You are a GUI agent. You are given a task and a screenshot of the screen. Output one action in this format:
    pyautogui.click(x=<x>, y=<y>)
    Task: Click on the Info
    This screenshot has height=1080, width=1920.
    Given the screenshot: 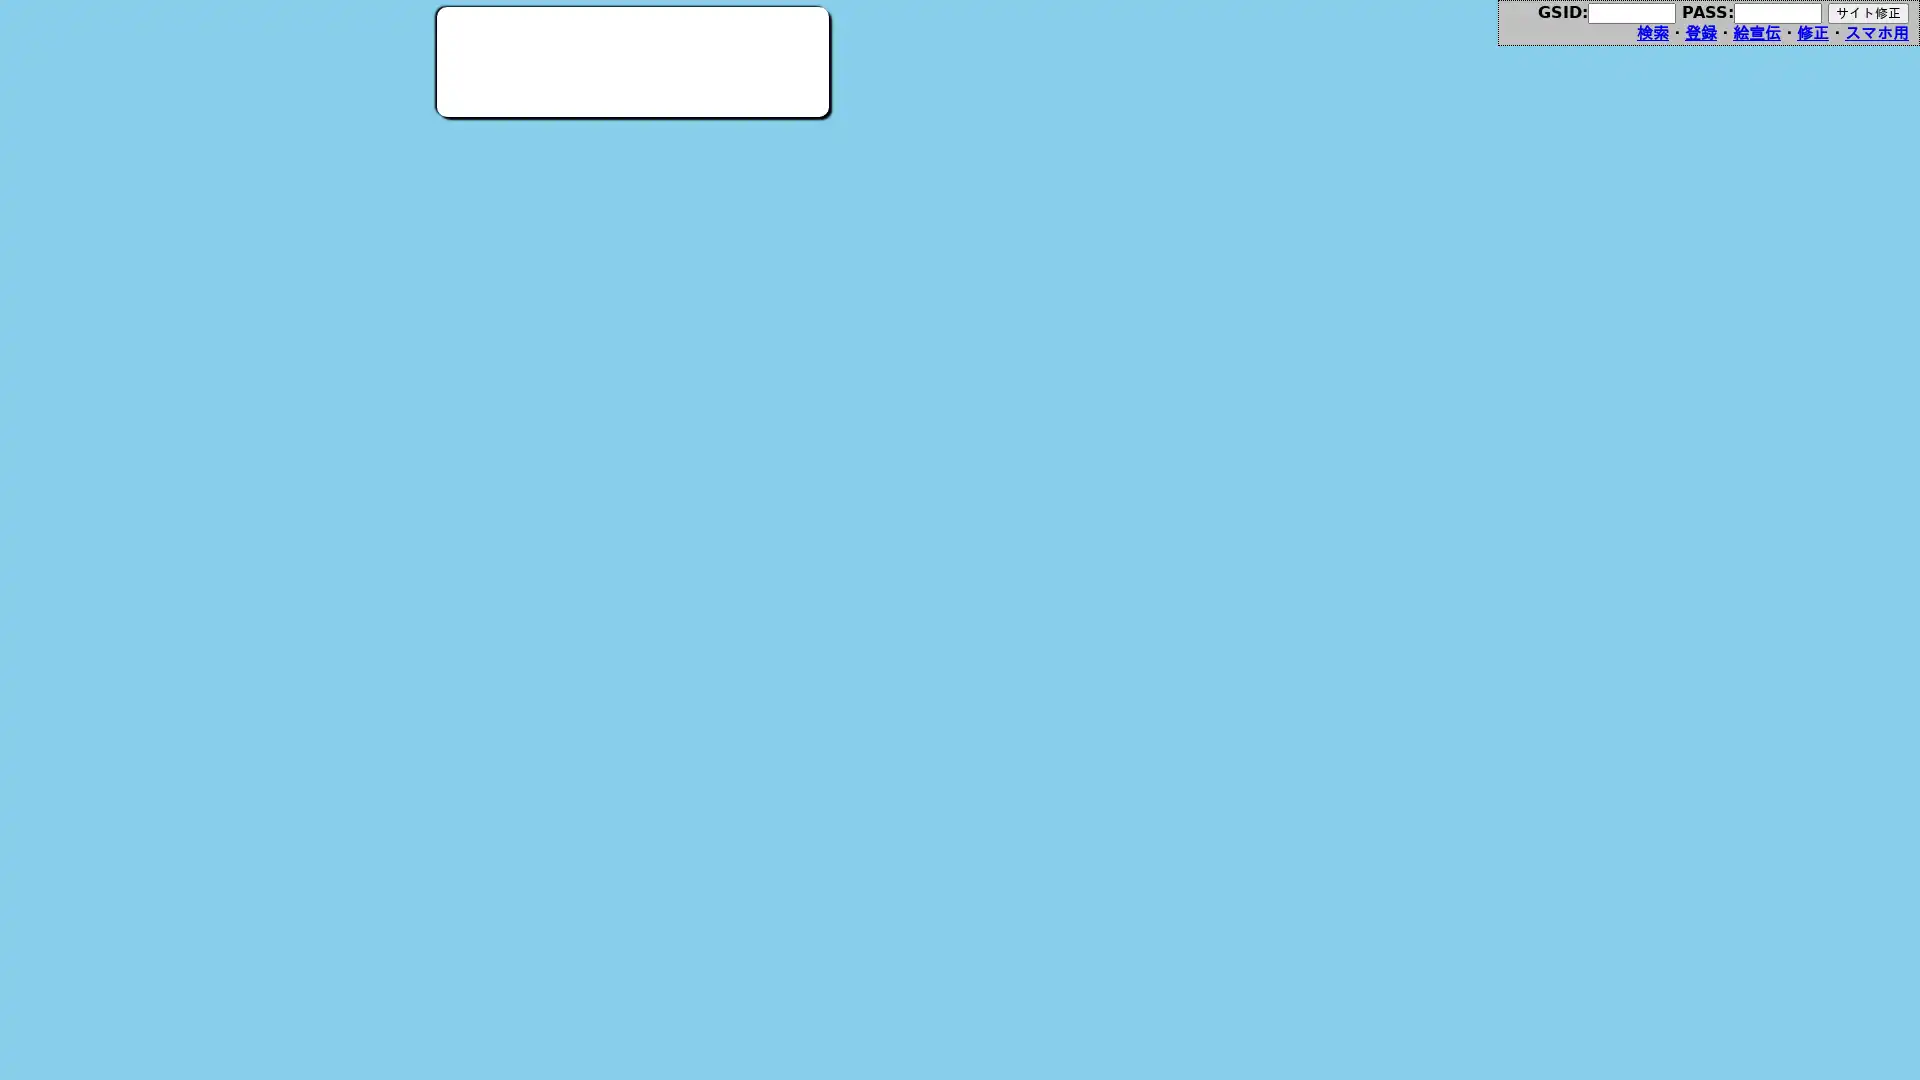 What is the action you would take?
    pyautogui.click(x=705, y=234)
    